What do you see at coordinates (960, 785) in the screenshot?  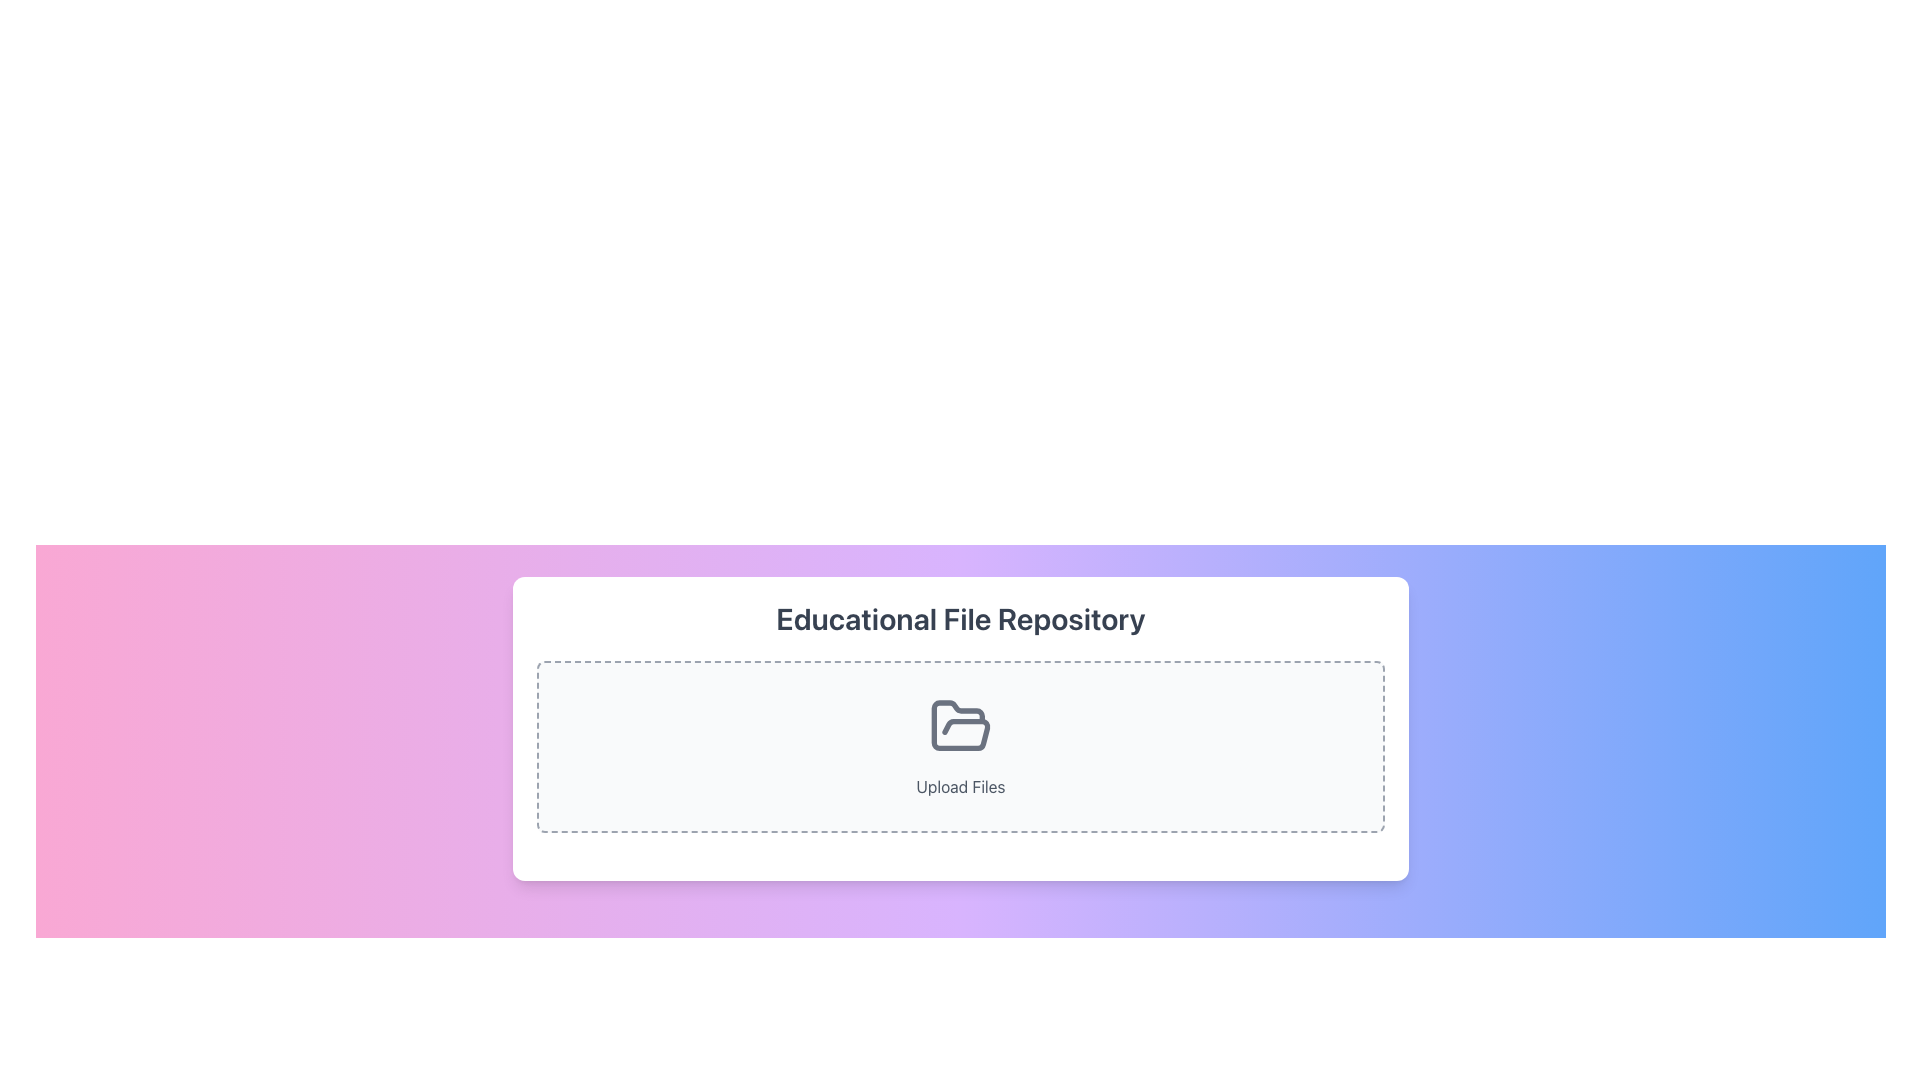 I see `the 'Upload Files' text label, which is displayed in light gray beneath a folder icon within a dashed-bordered upload area` at bounding box center [960, 785].